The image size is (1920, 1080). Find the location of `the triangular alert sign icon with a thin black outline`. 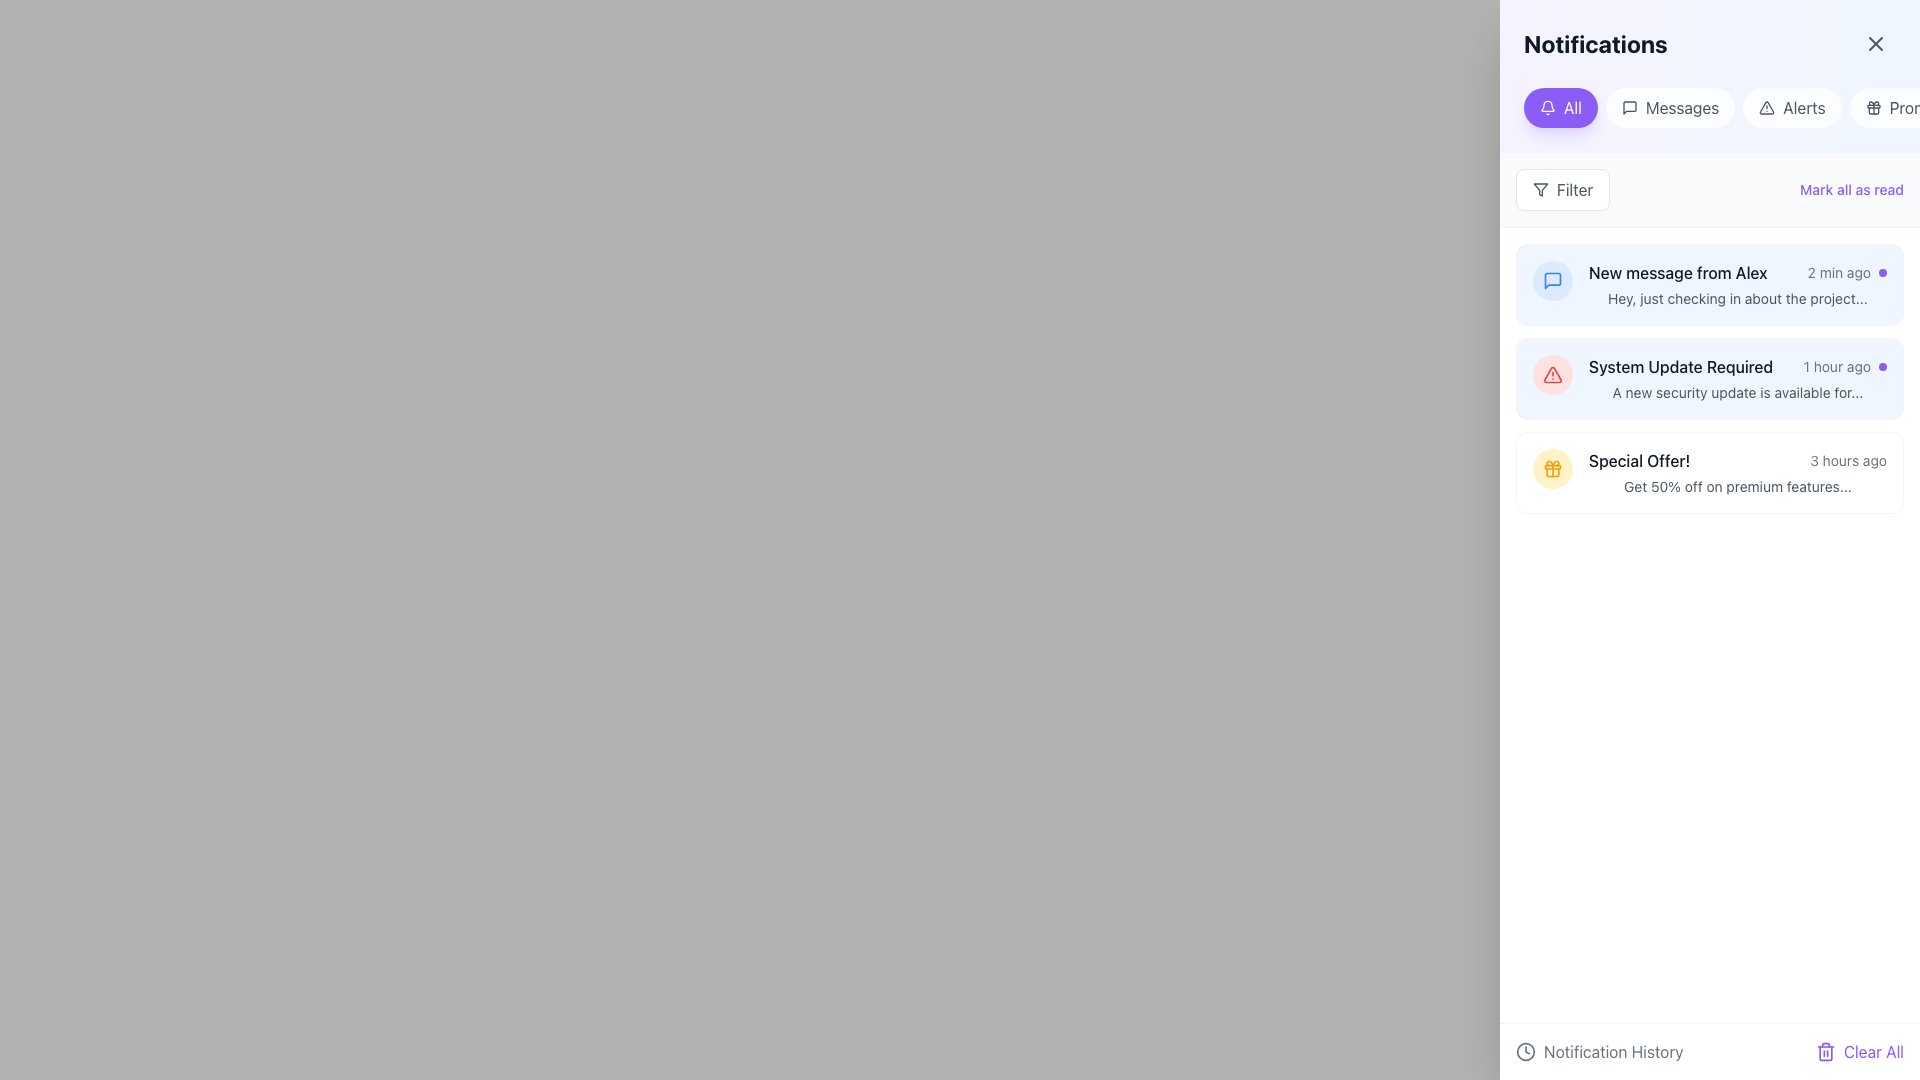

the triangular alert sign icon with a thin black outline is located at coordinates (1767, 108).